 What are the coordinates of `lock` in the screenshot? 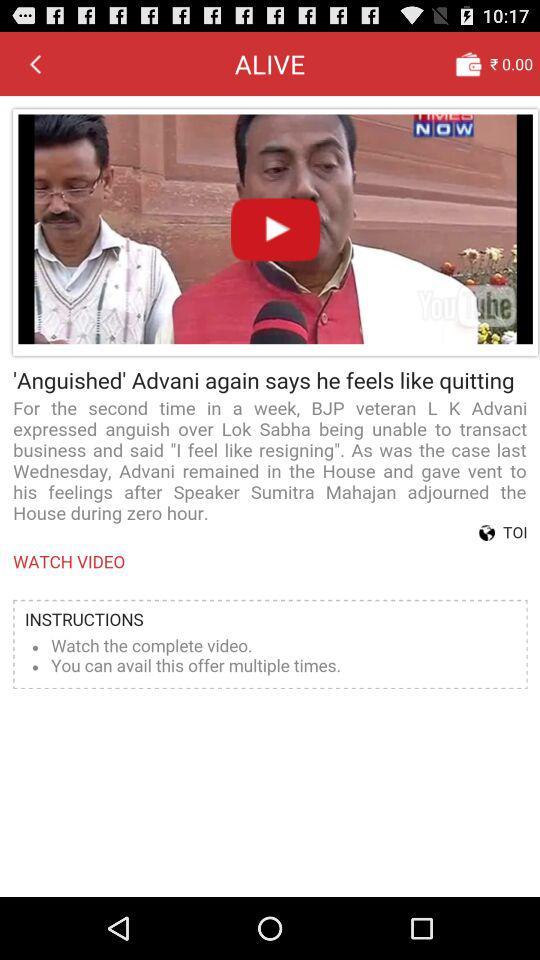 It's located at (468, 63).